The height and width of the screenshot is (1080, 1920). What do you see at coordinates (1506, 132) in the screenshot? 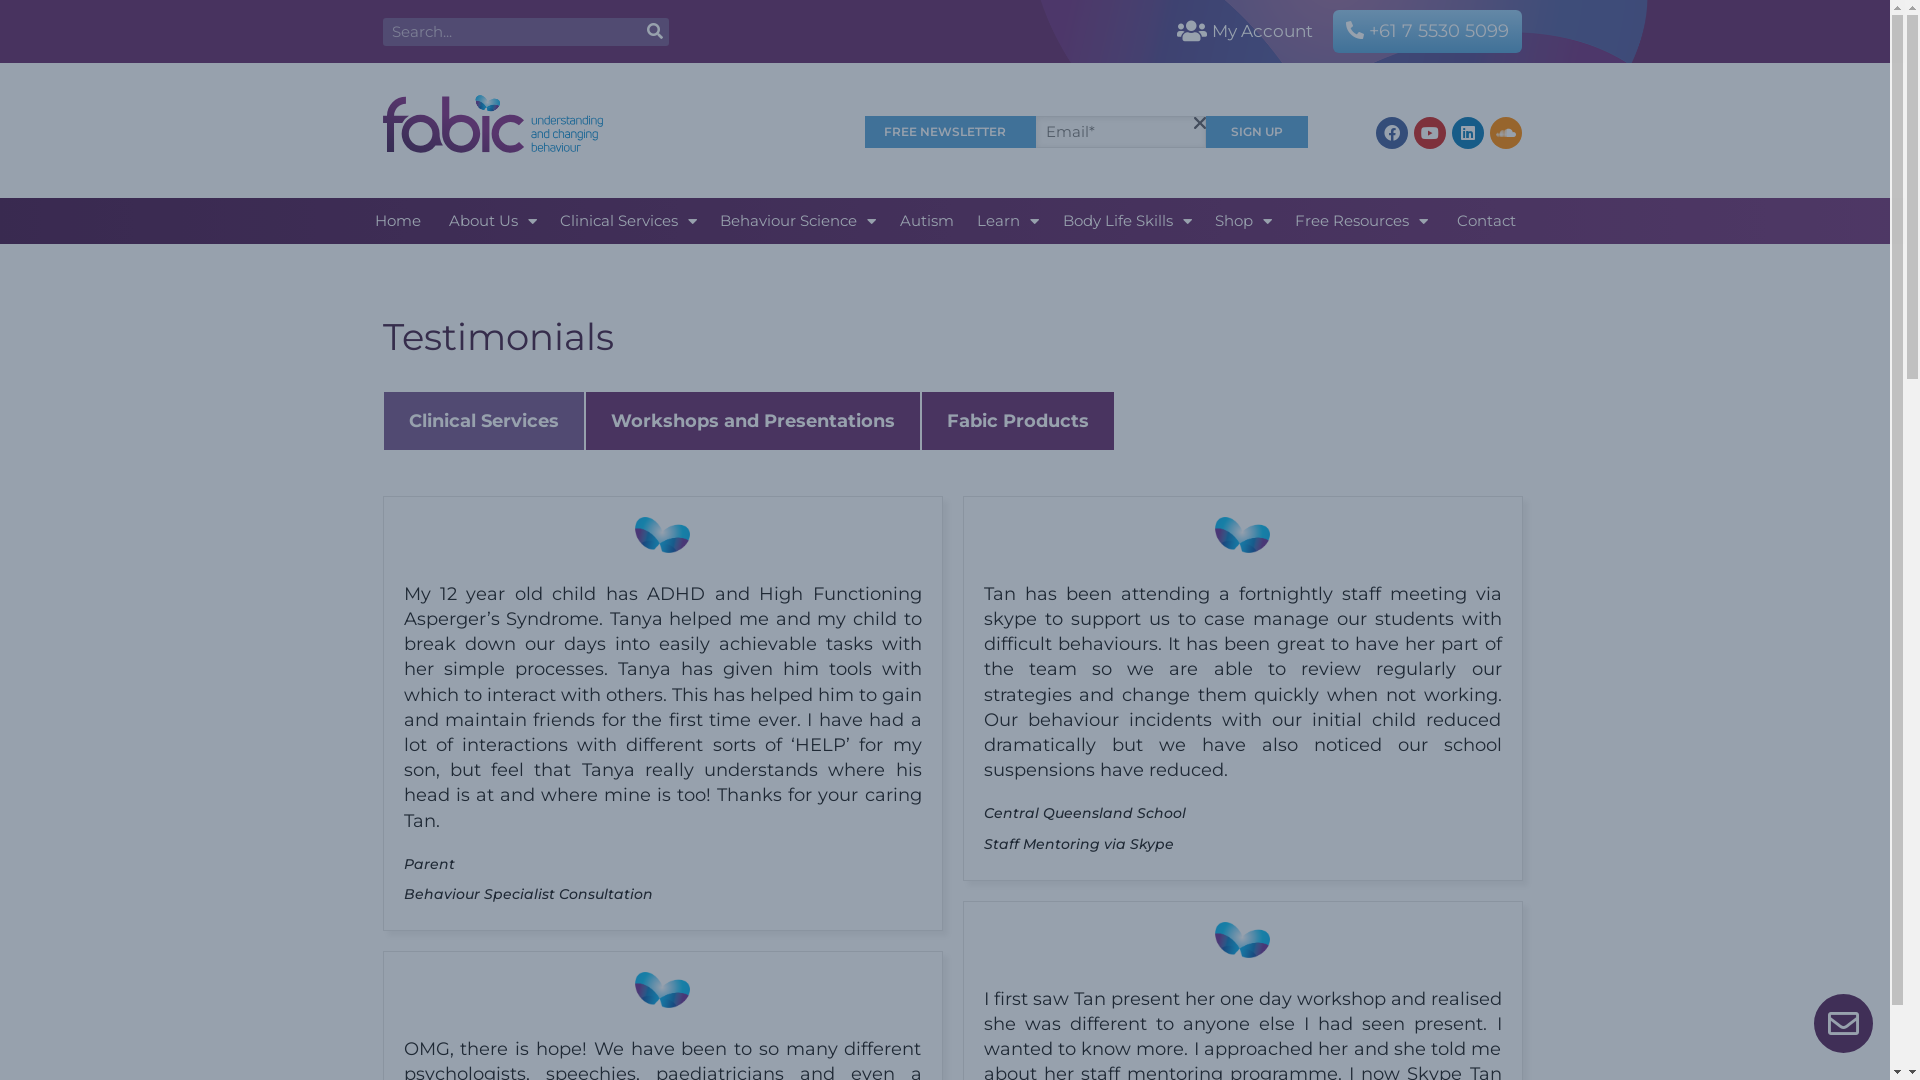
I see `'Soundcloud'` at bounding box center [1506, 132].